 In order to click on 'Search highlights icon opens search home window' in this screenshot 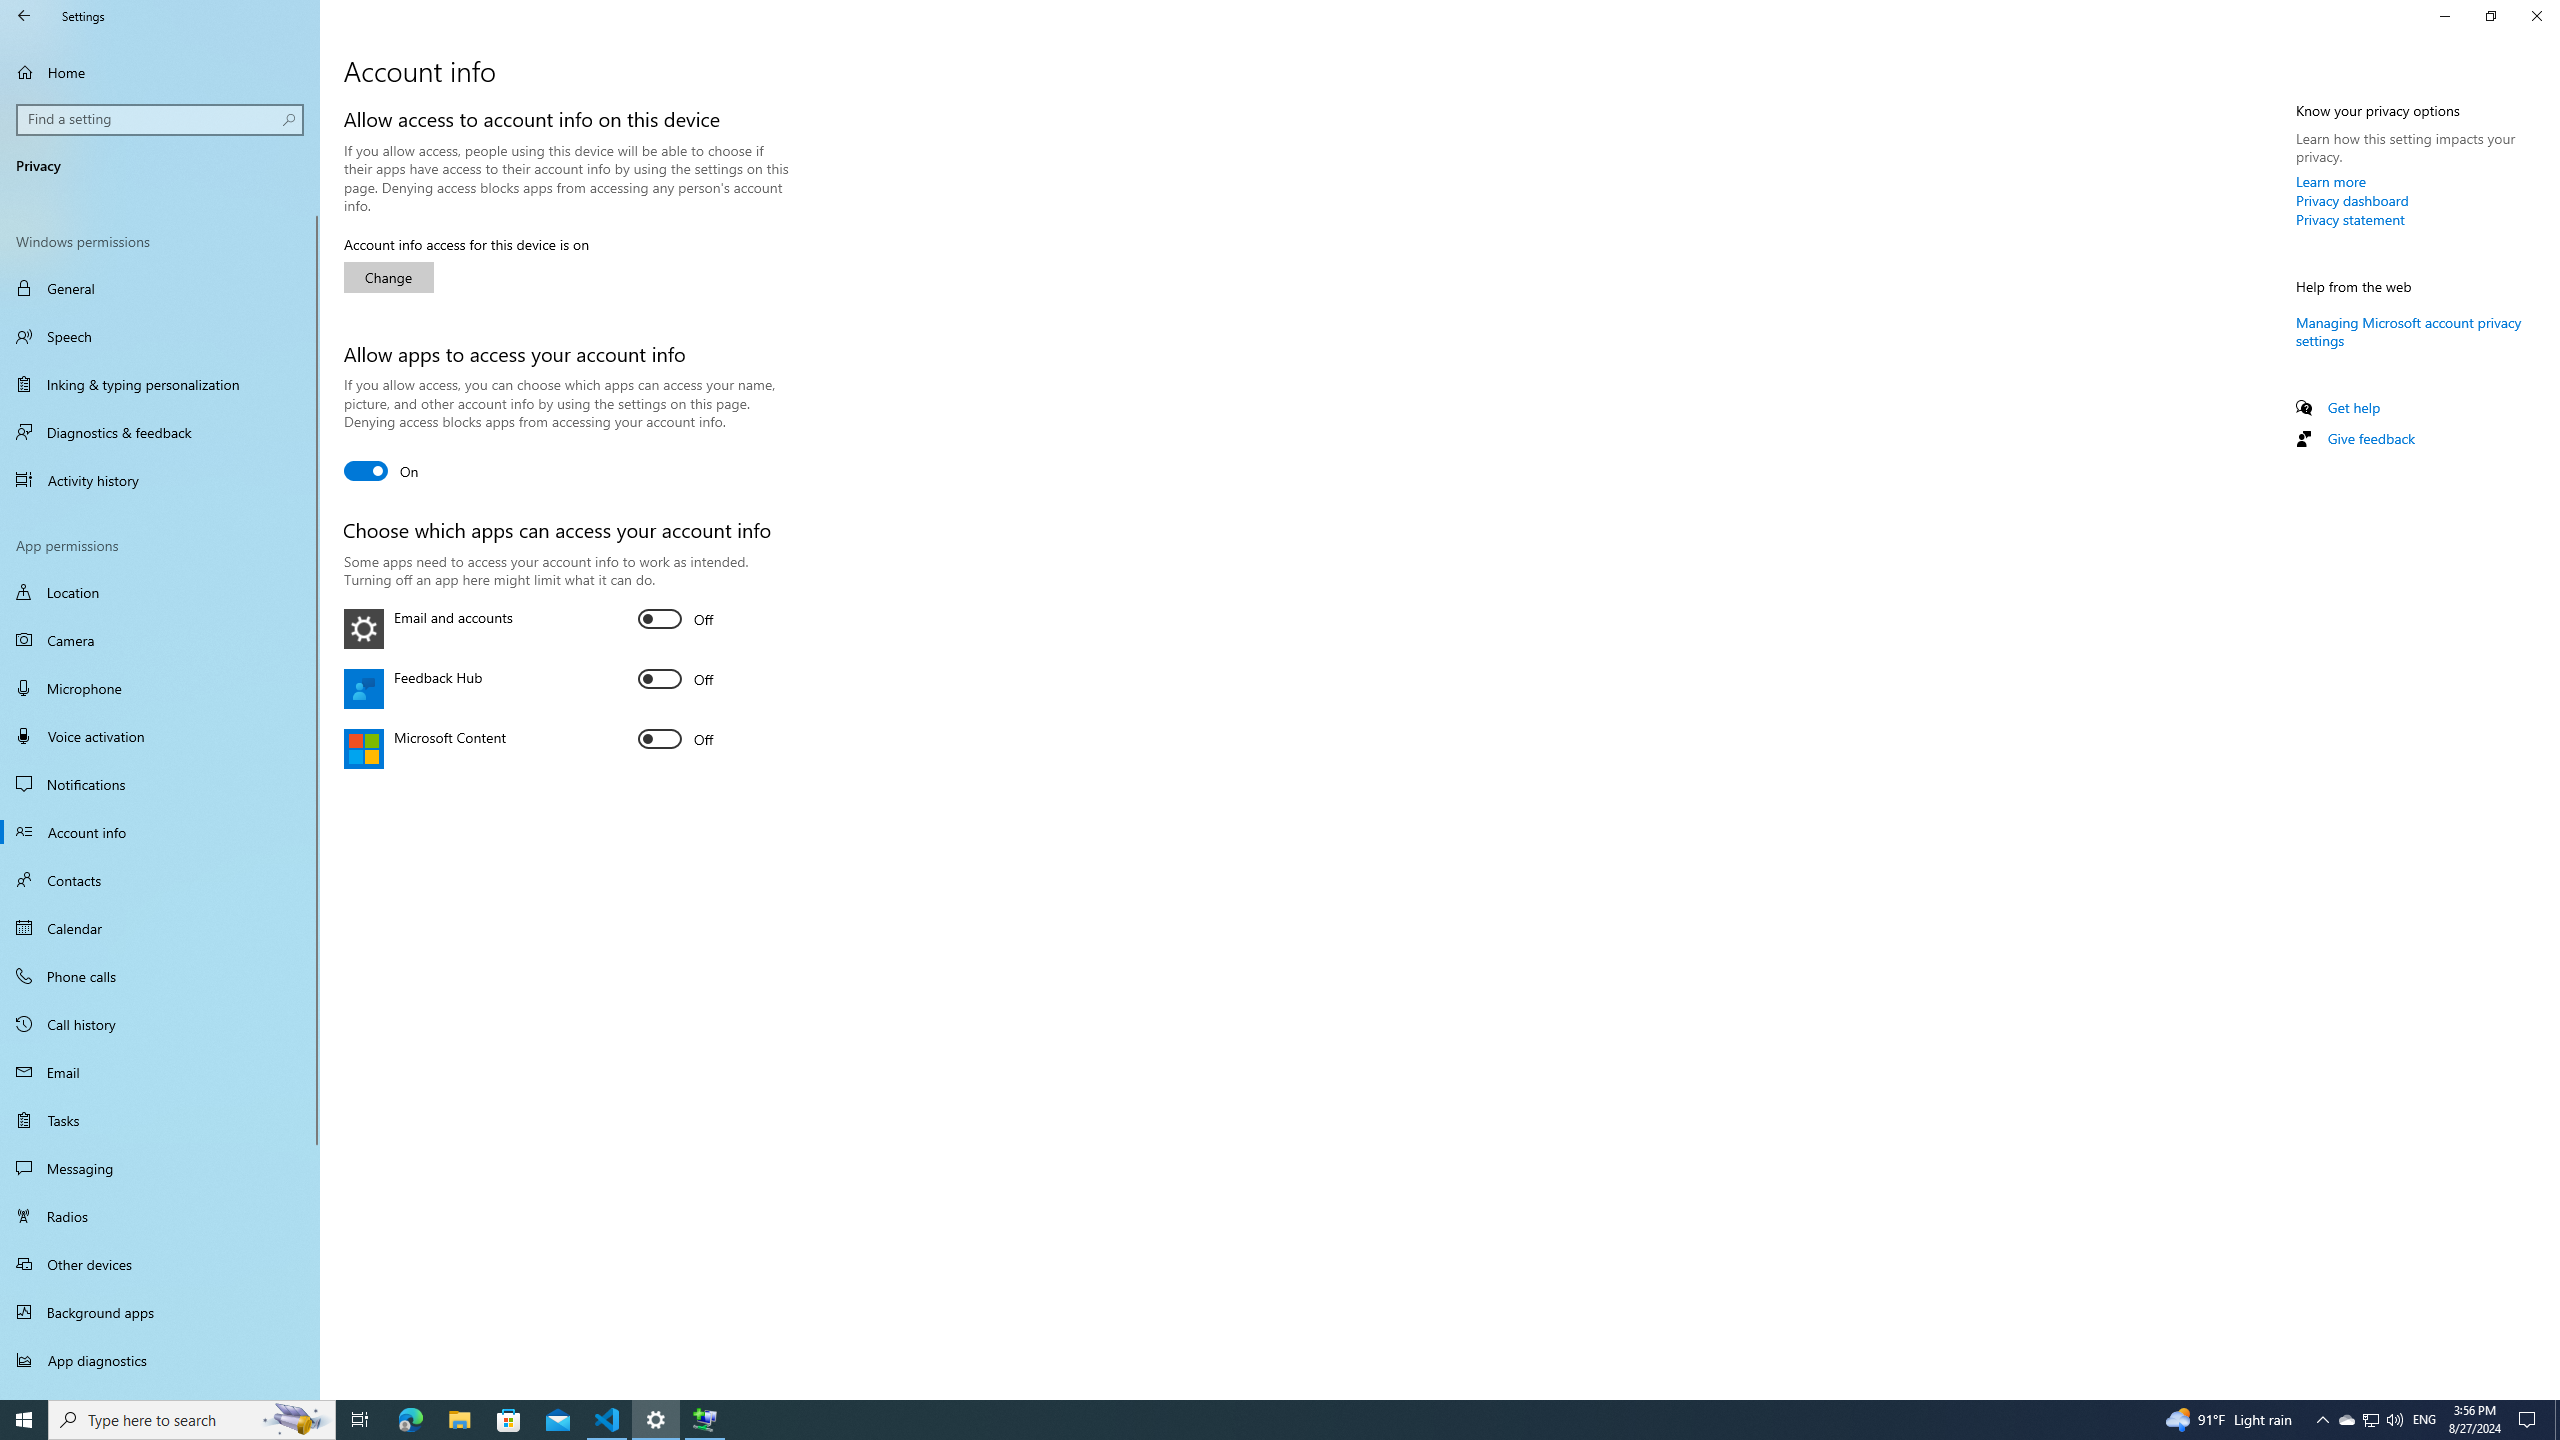, I will do `click(294, 1418)`.